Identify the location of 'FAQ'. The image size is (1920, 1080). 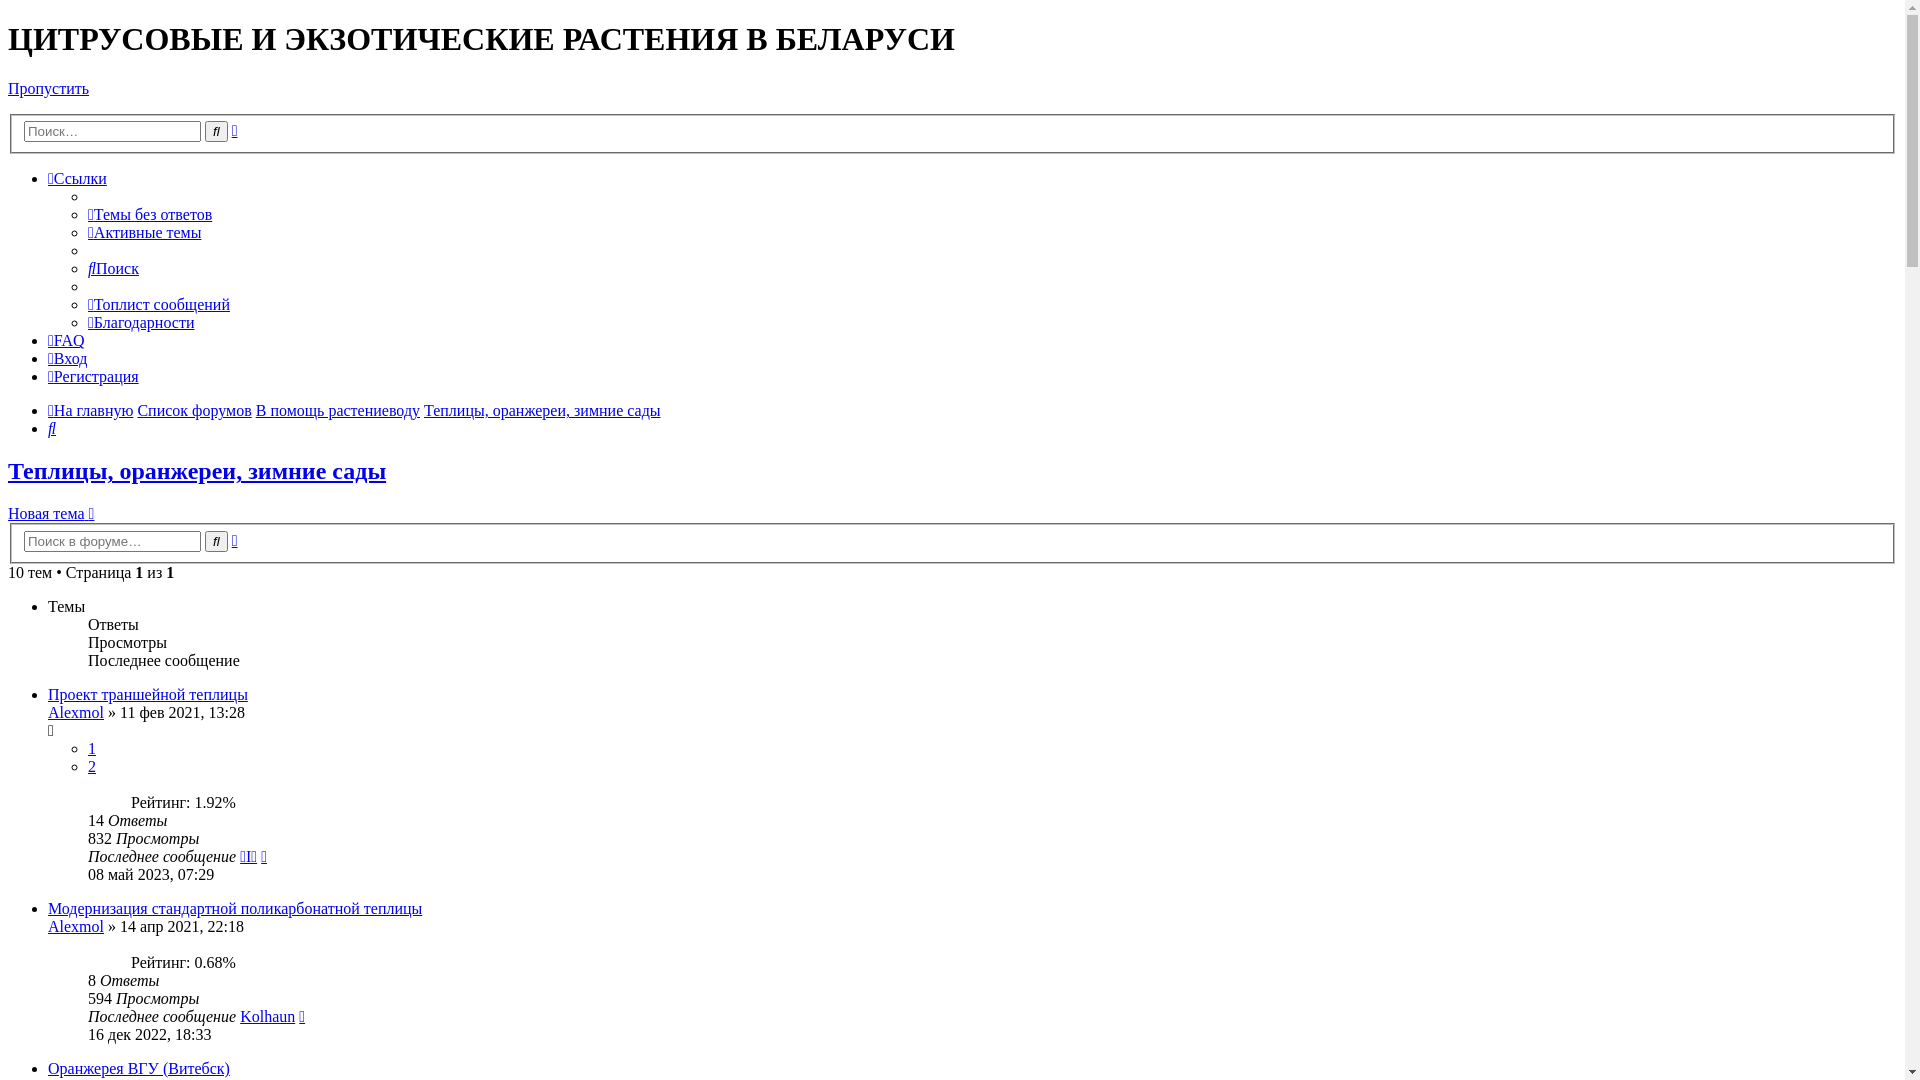
(66, 339).